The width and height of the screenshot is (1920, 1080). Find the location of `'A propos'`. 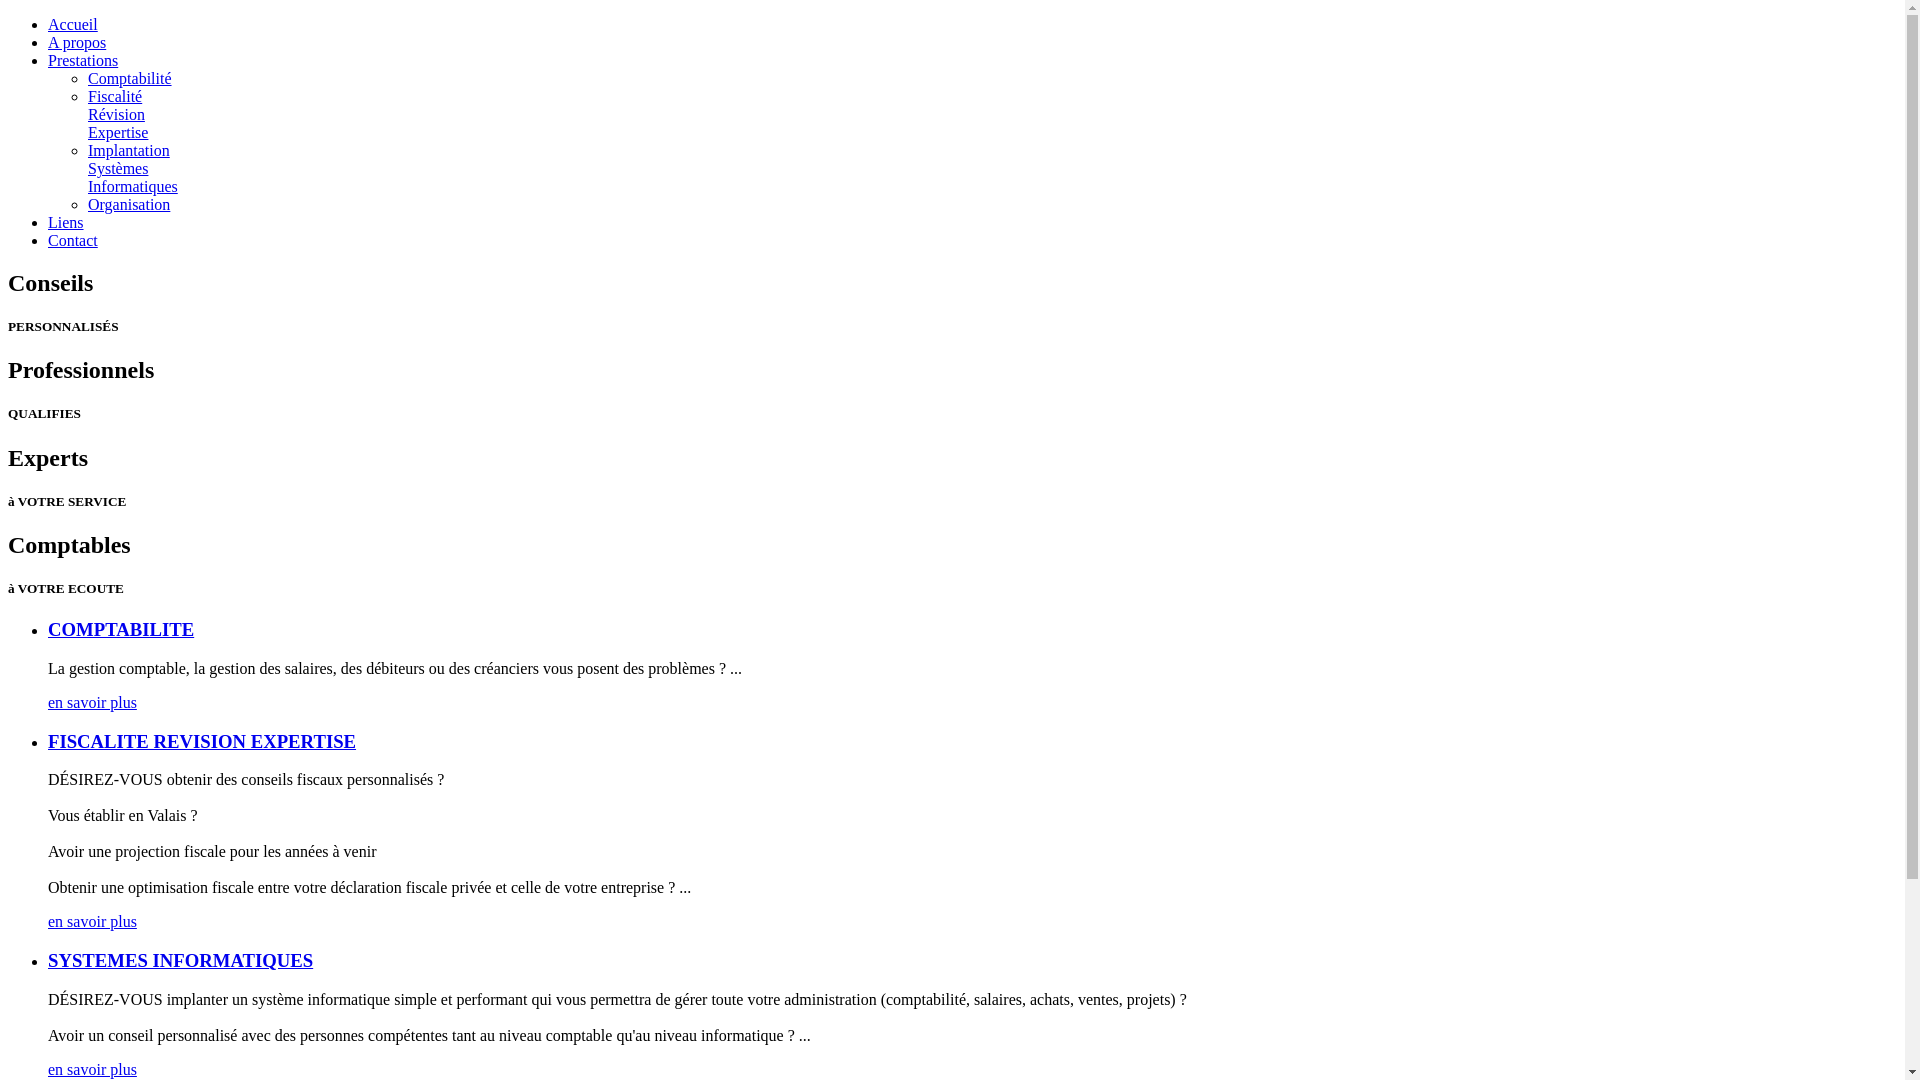

'A propos' is located at coordinates (76, 42).